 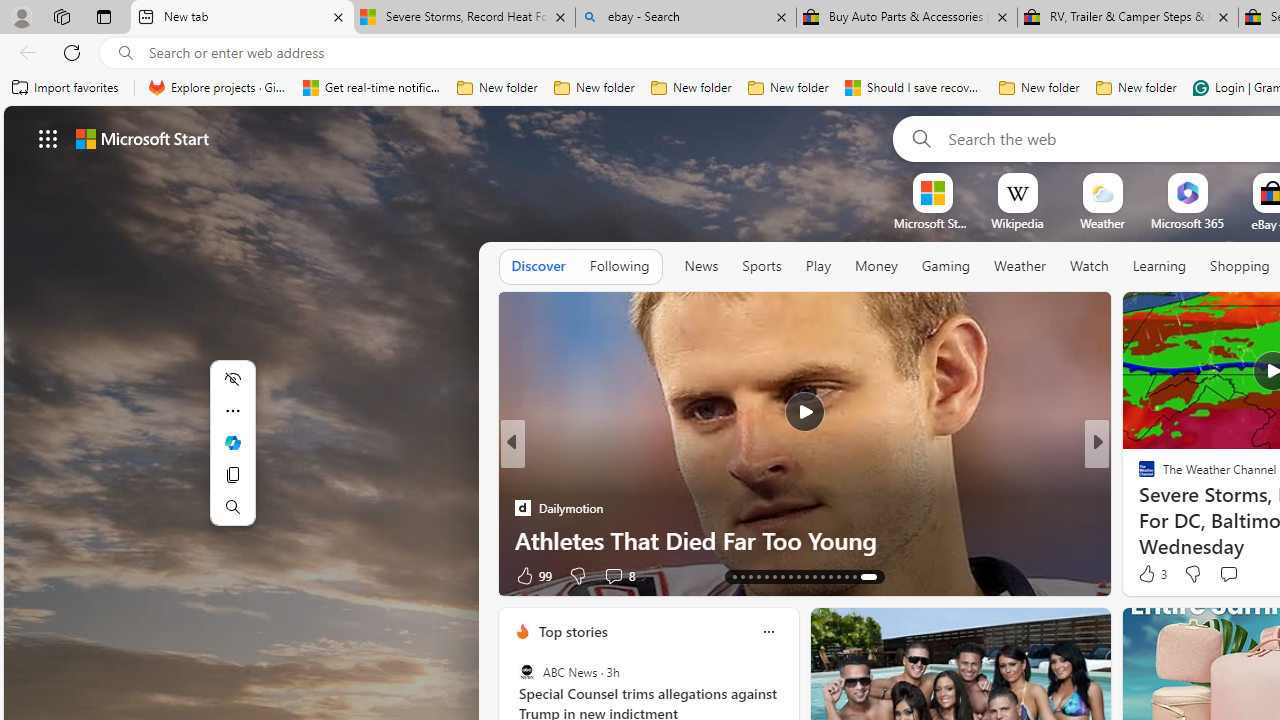 I want to click on 'View comments 167 Comment', so click(x=1247, y=575).